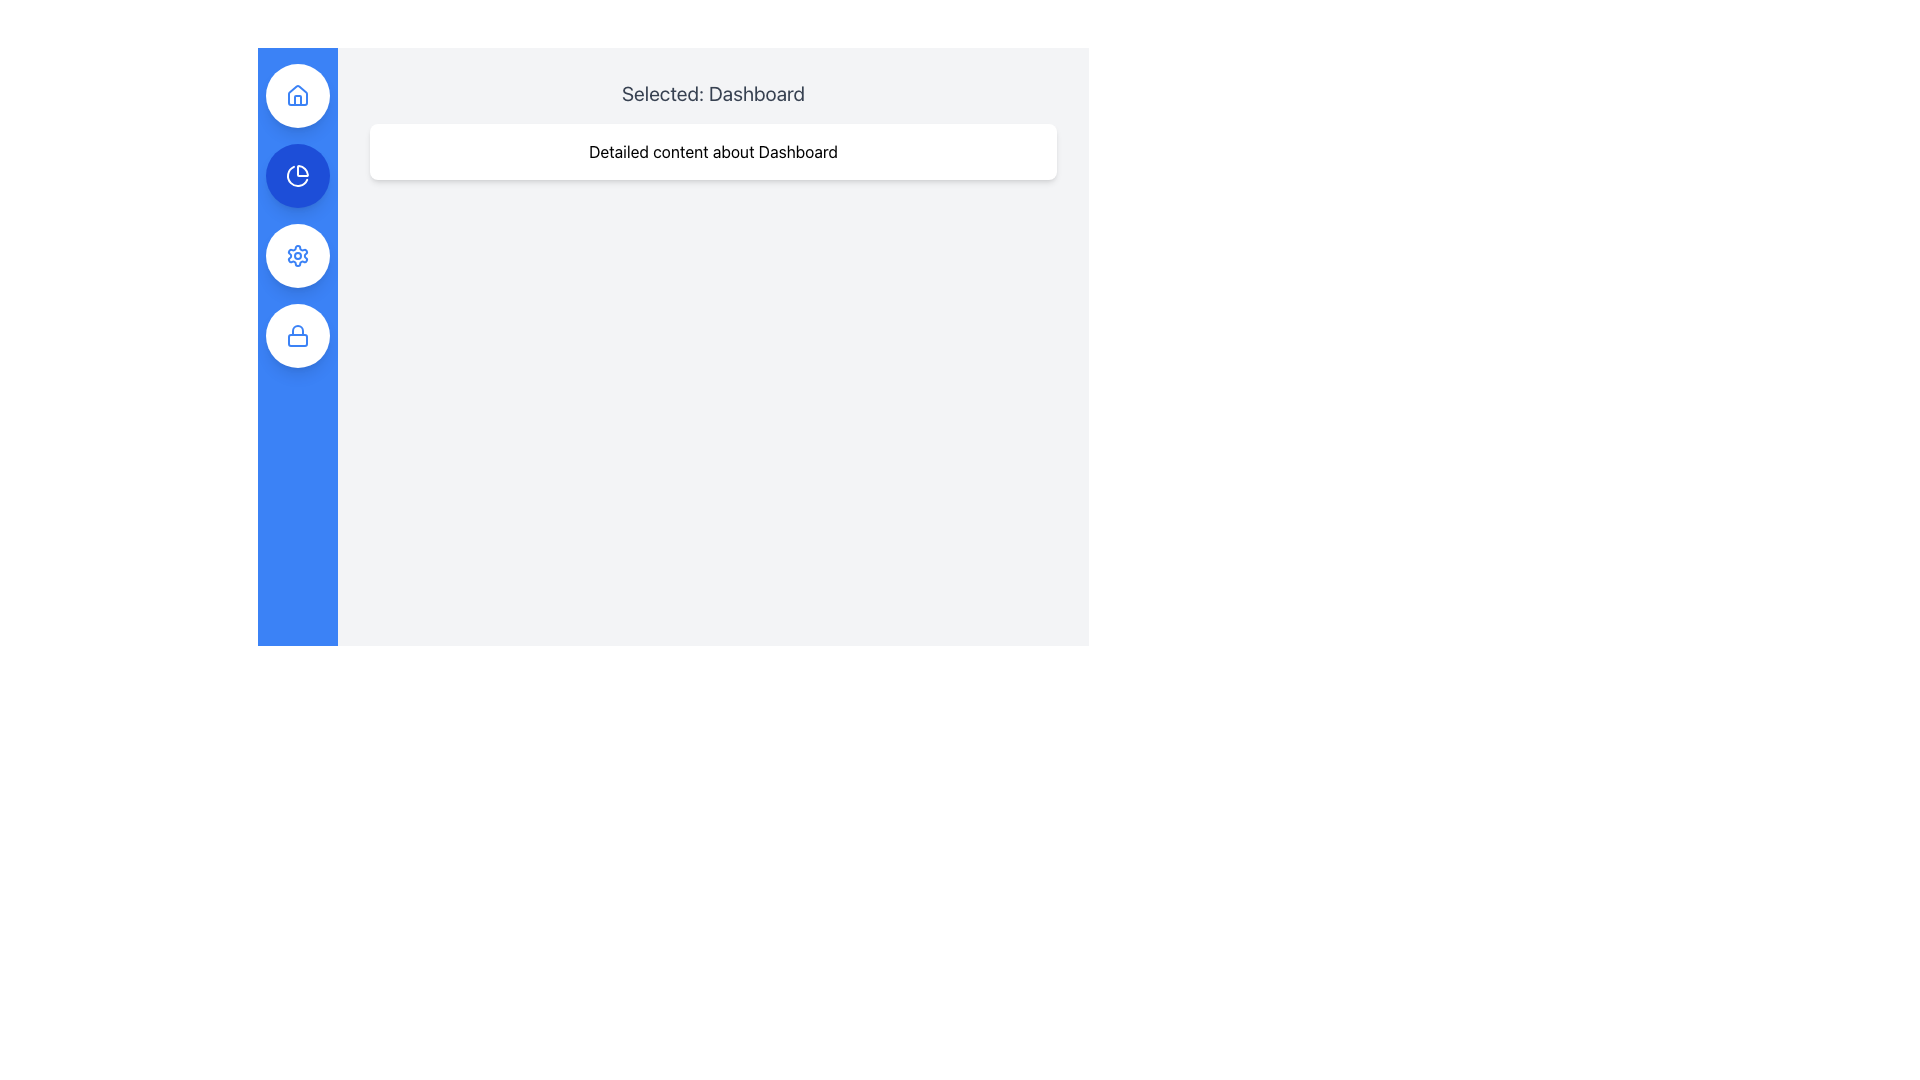 The image size is (1920, 1080). Describe the element at coordinates (296, 334) in the screenshot. I see `the circular button with a white background and blue border that contains a lock icon, located as the fourth button in the vertical list on the left sidebar` at that location.